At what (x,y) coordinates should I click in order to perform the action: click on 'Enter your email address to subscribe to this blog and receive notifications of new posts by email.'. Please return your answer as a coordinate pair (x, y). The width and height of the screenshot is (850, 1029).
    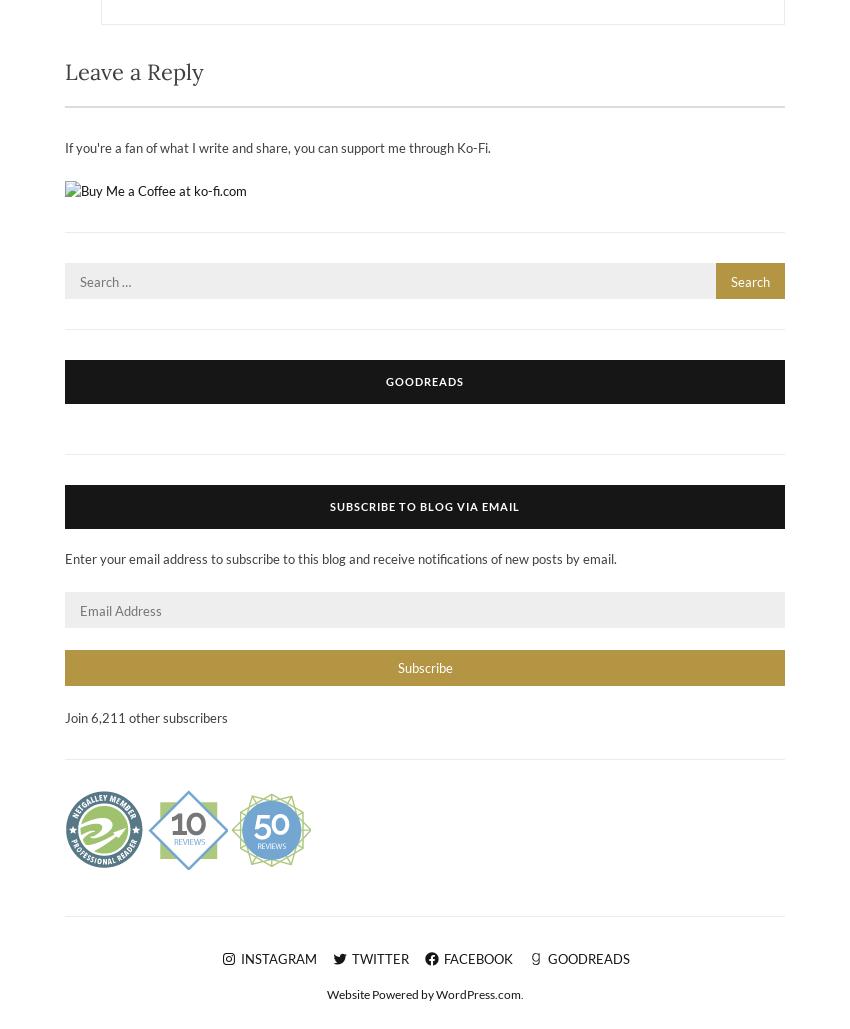
    Looking at the image, I should click on (340, 557).